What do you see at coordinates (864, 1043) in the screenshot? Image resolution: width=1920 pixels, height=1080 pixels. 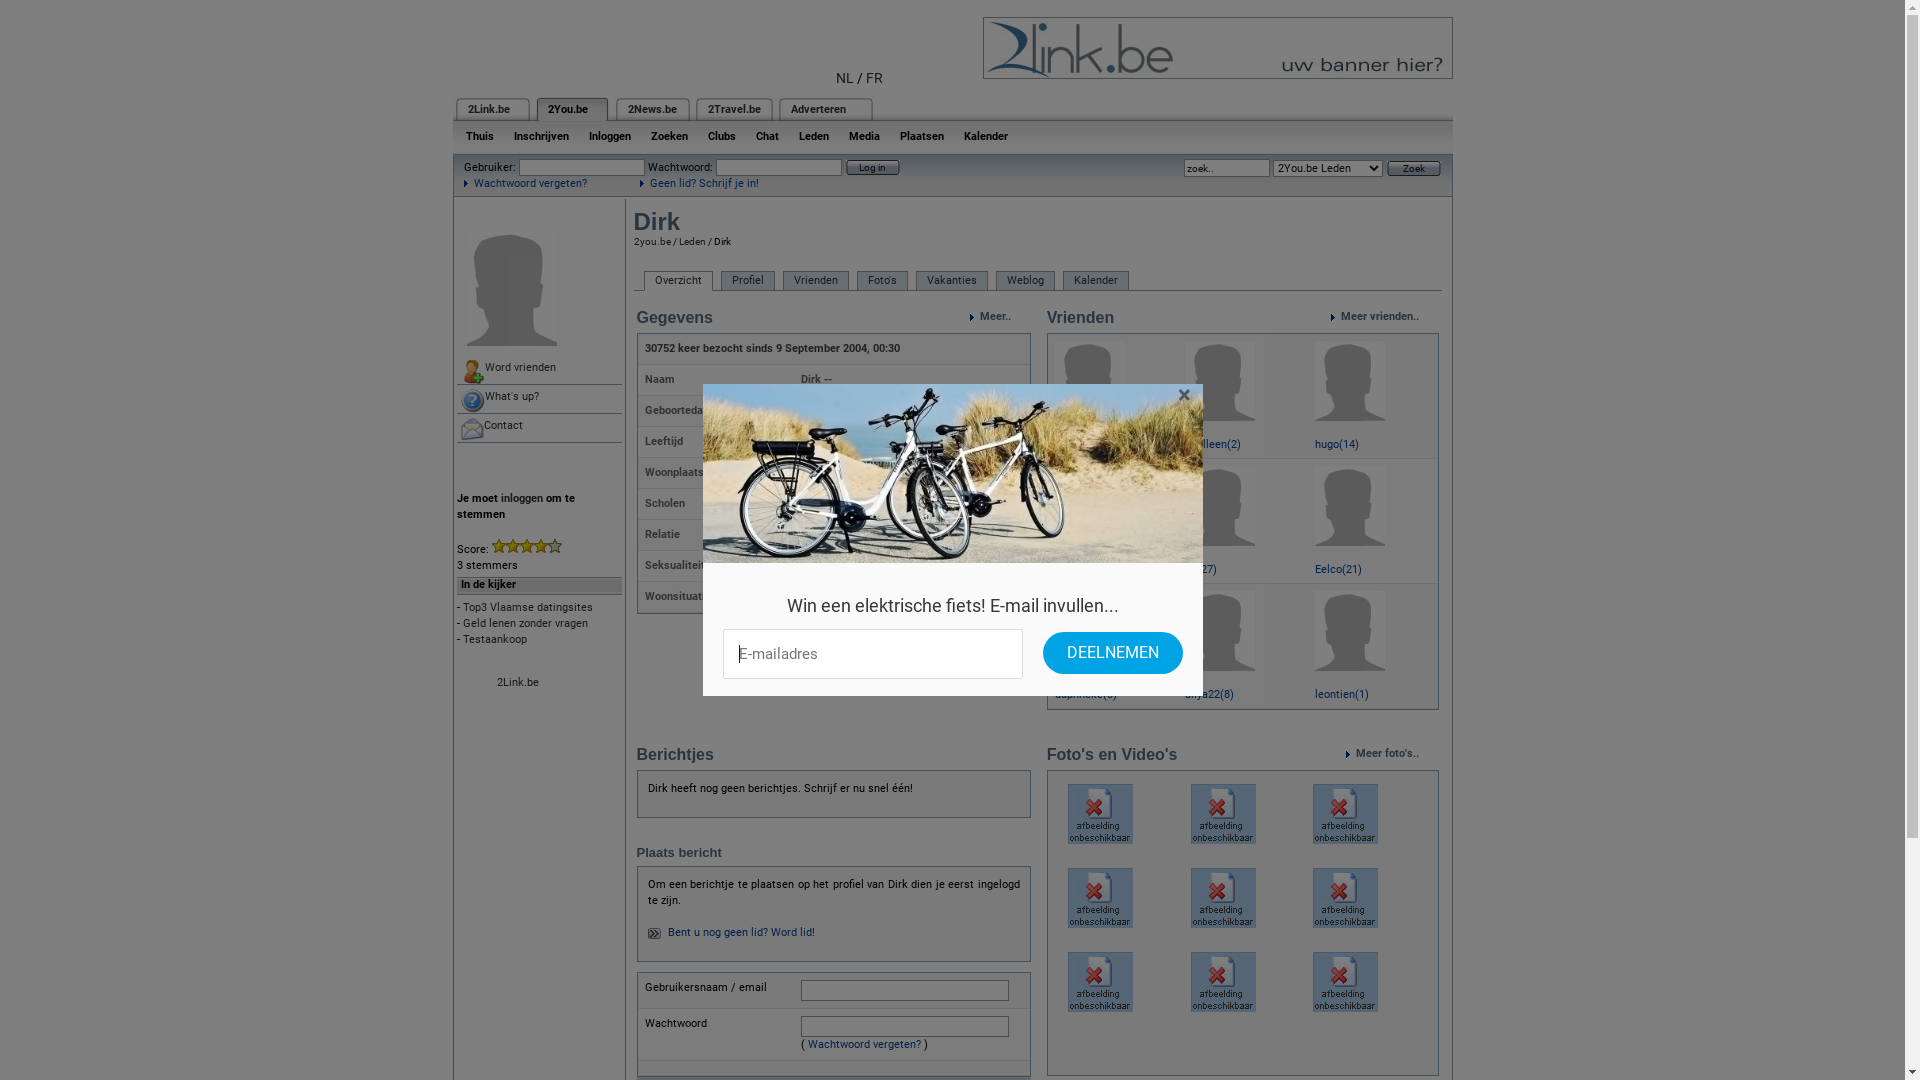 I see `'Wachtwoord vergeten?'` at bounding box center [864, 1043].